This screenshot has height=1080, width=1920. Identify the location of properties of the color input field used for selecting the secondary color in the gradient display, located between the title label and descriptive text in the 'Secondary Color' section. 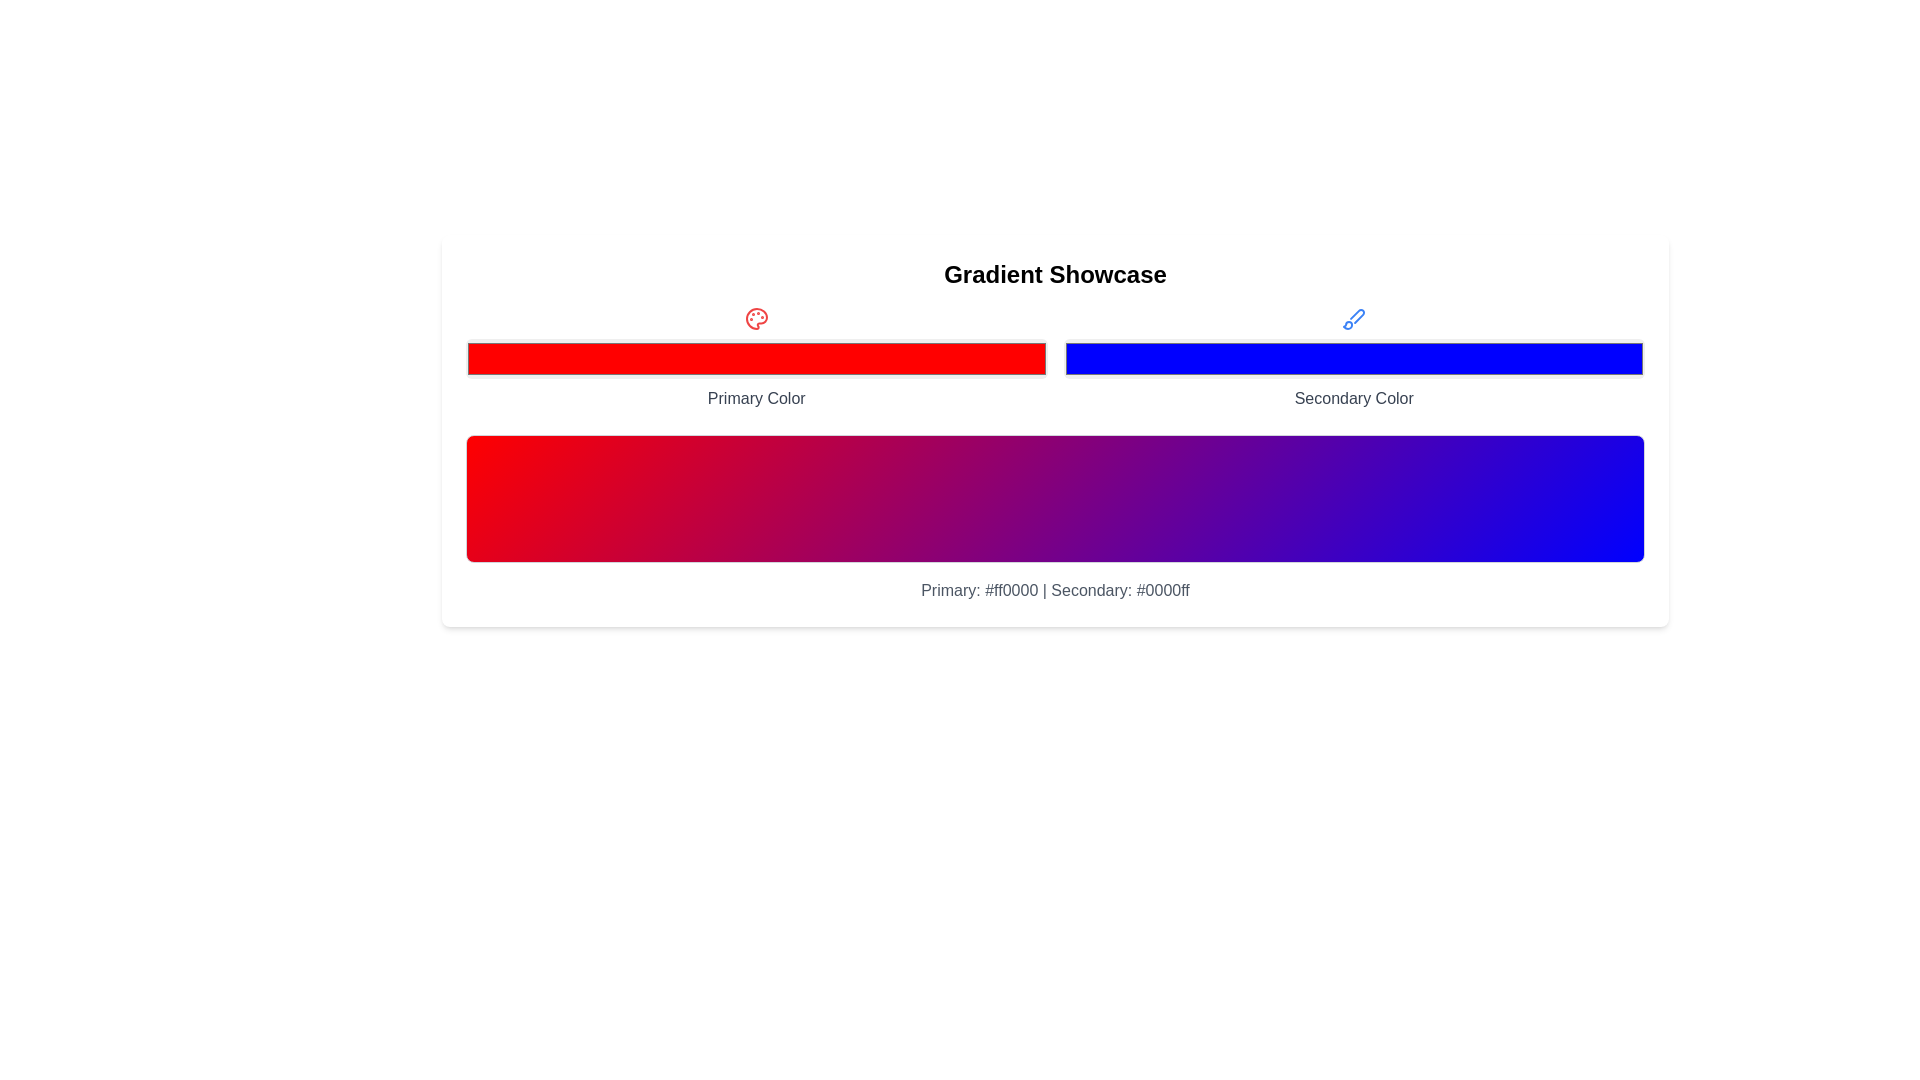
(1354, 357).